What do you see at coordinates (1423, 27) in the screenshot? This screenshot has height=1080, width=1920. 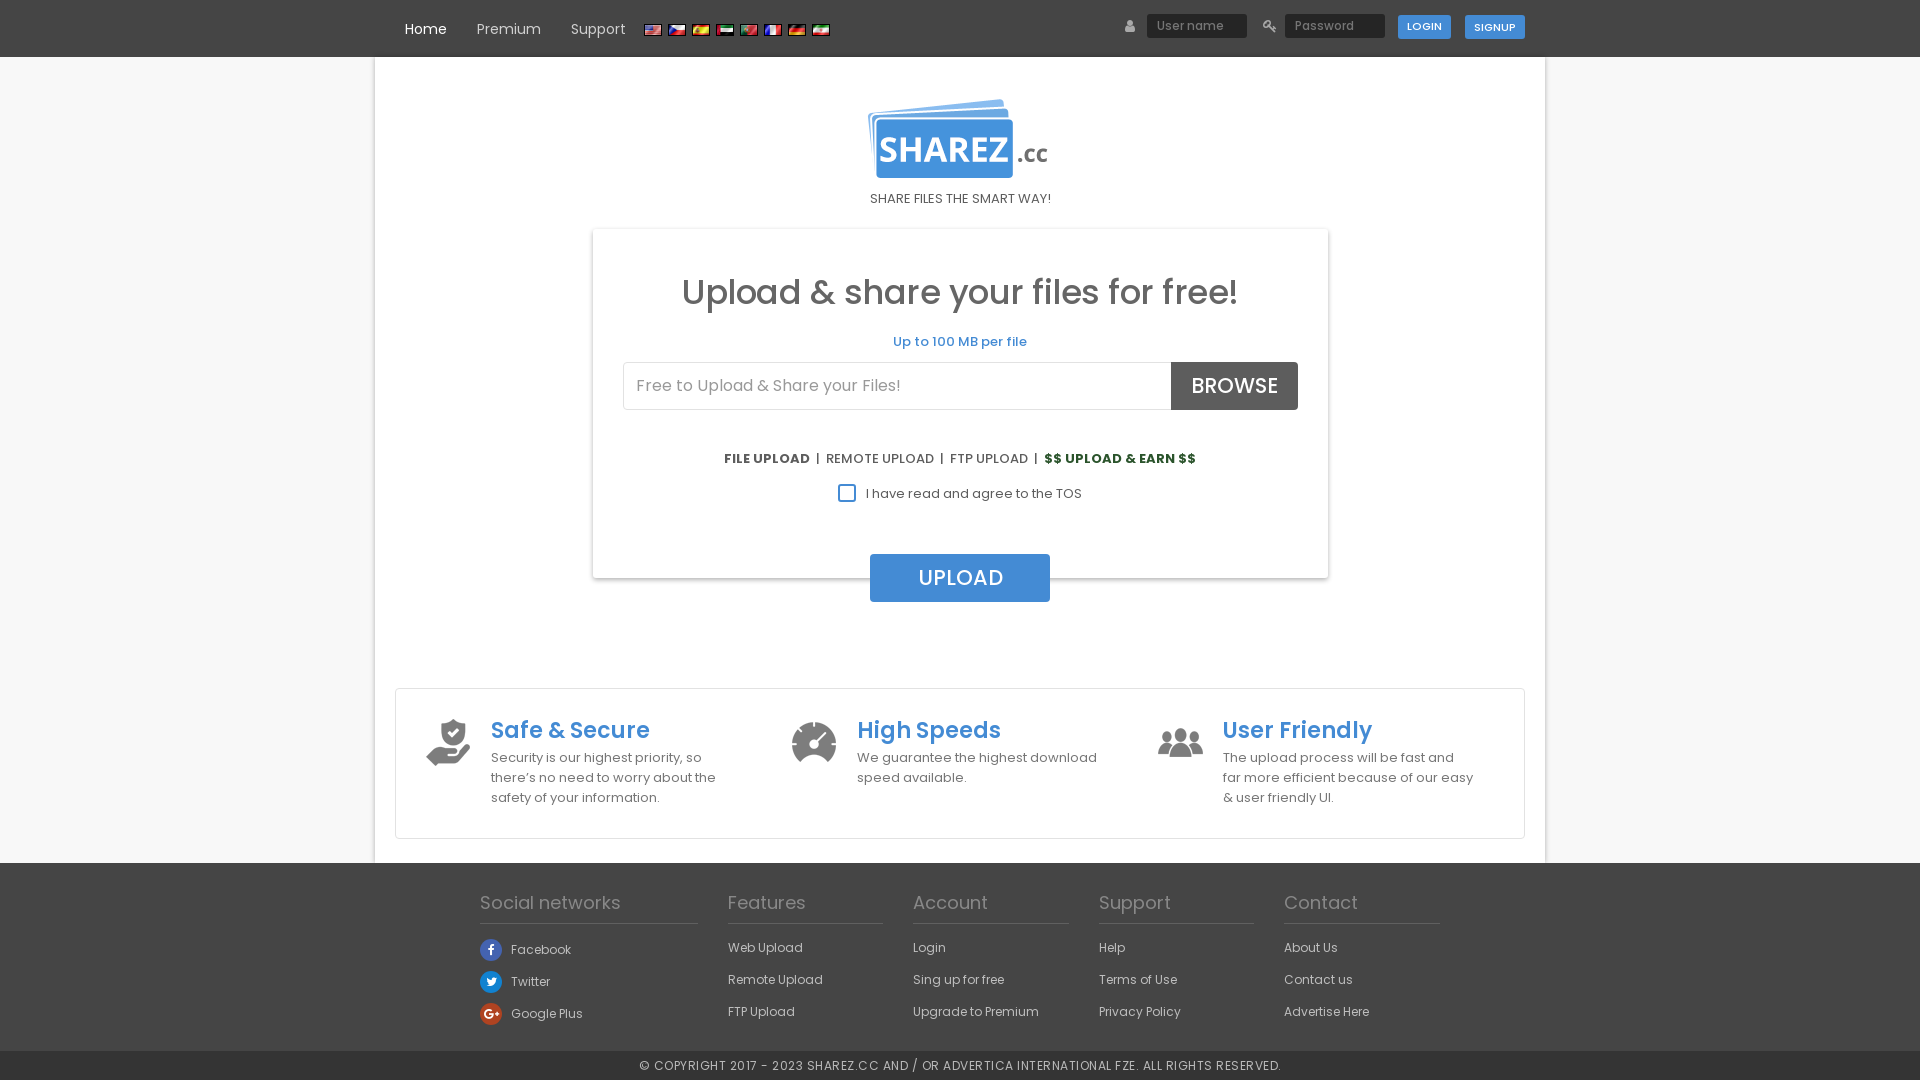 I see `'Login'` at bounding box center [1423, 27].